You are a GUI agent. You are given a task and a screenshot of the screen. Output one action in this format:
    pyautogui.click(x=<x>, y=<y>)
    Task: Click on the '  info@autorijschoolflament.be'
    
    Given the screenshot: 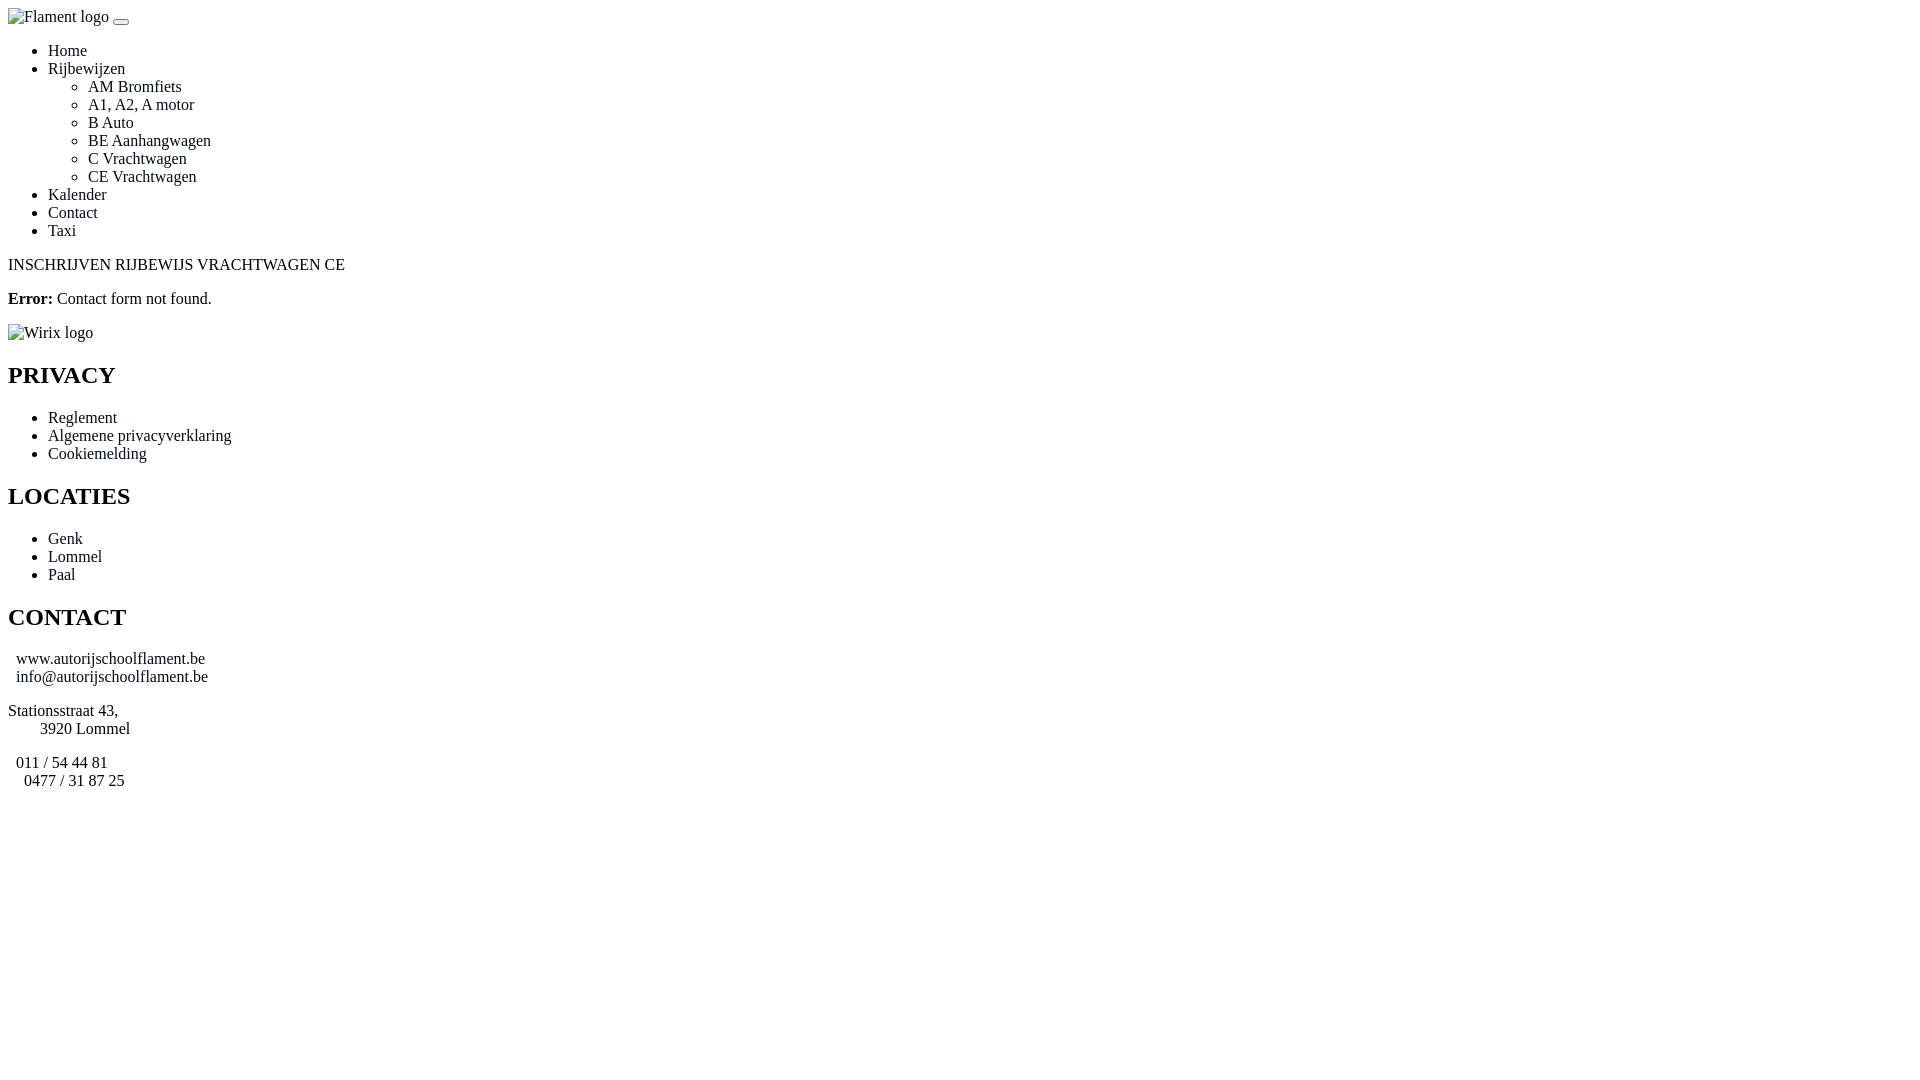 What is the action you would take?
    pyautogui.click(x=107, y=675)
    